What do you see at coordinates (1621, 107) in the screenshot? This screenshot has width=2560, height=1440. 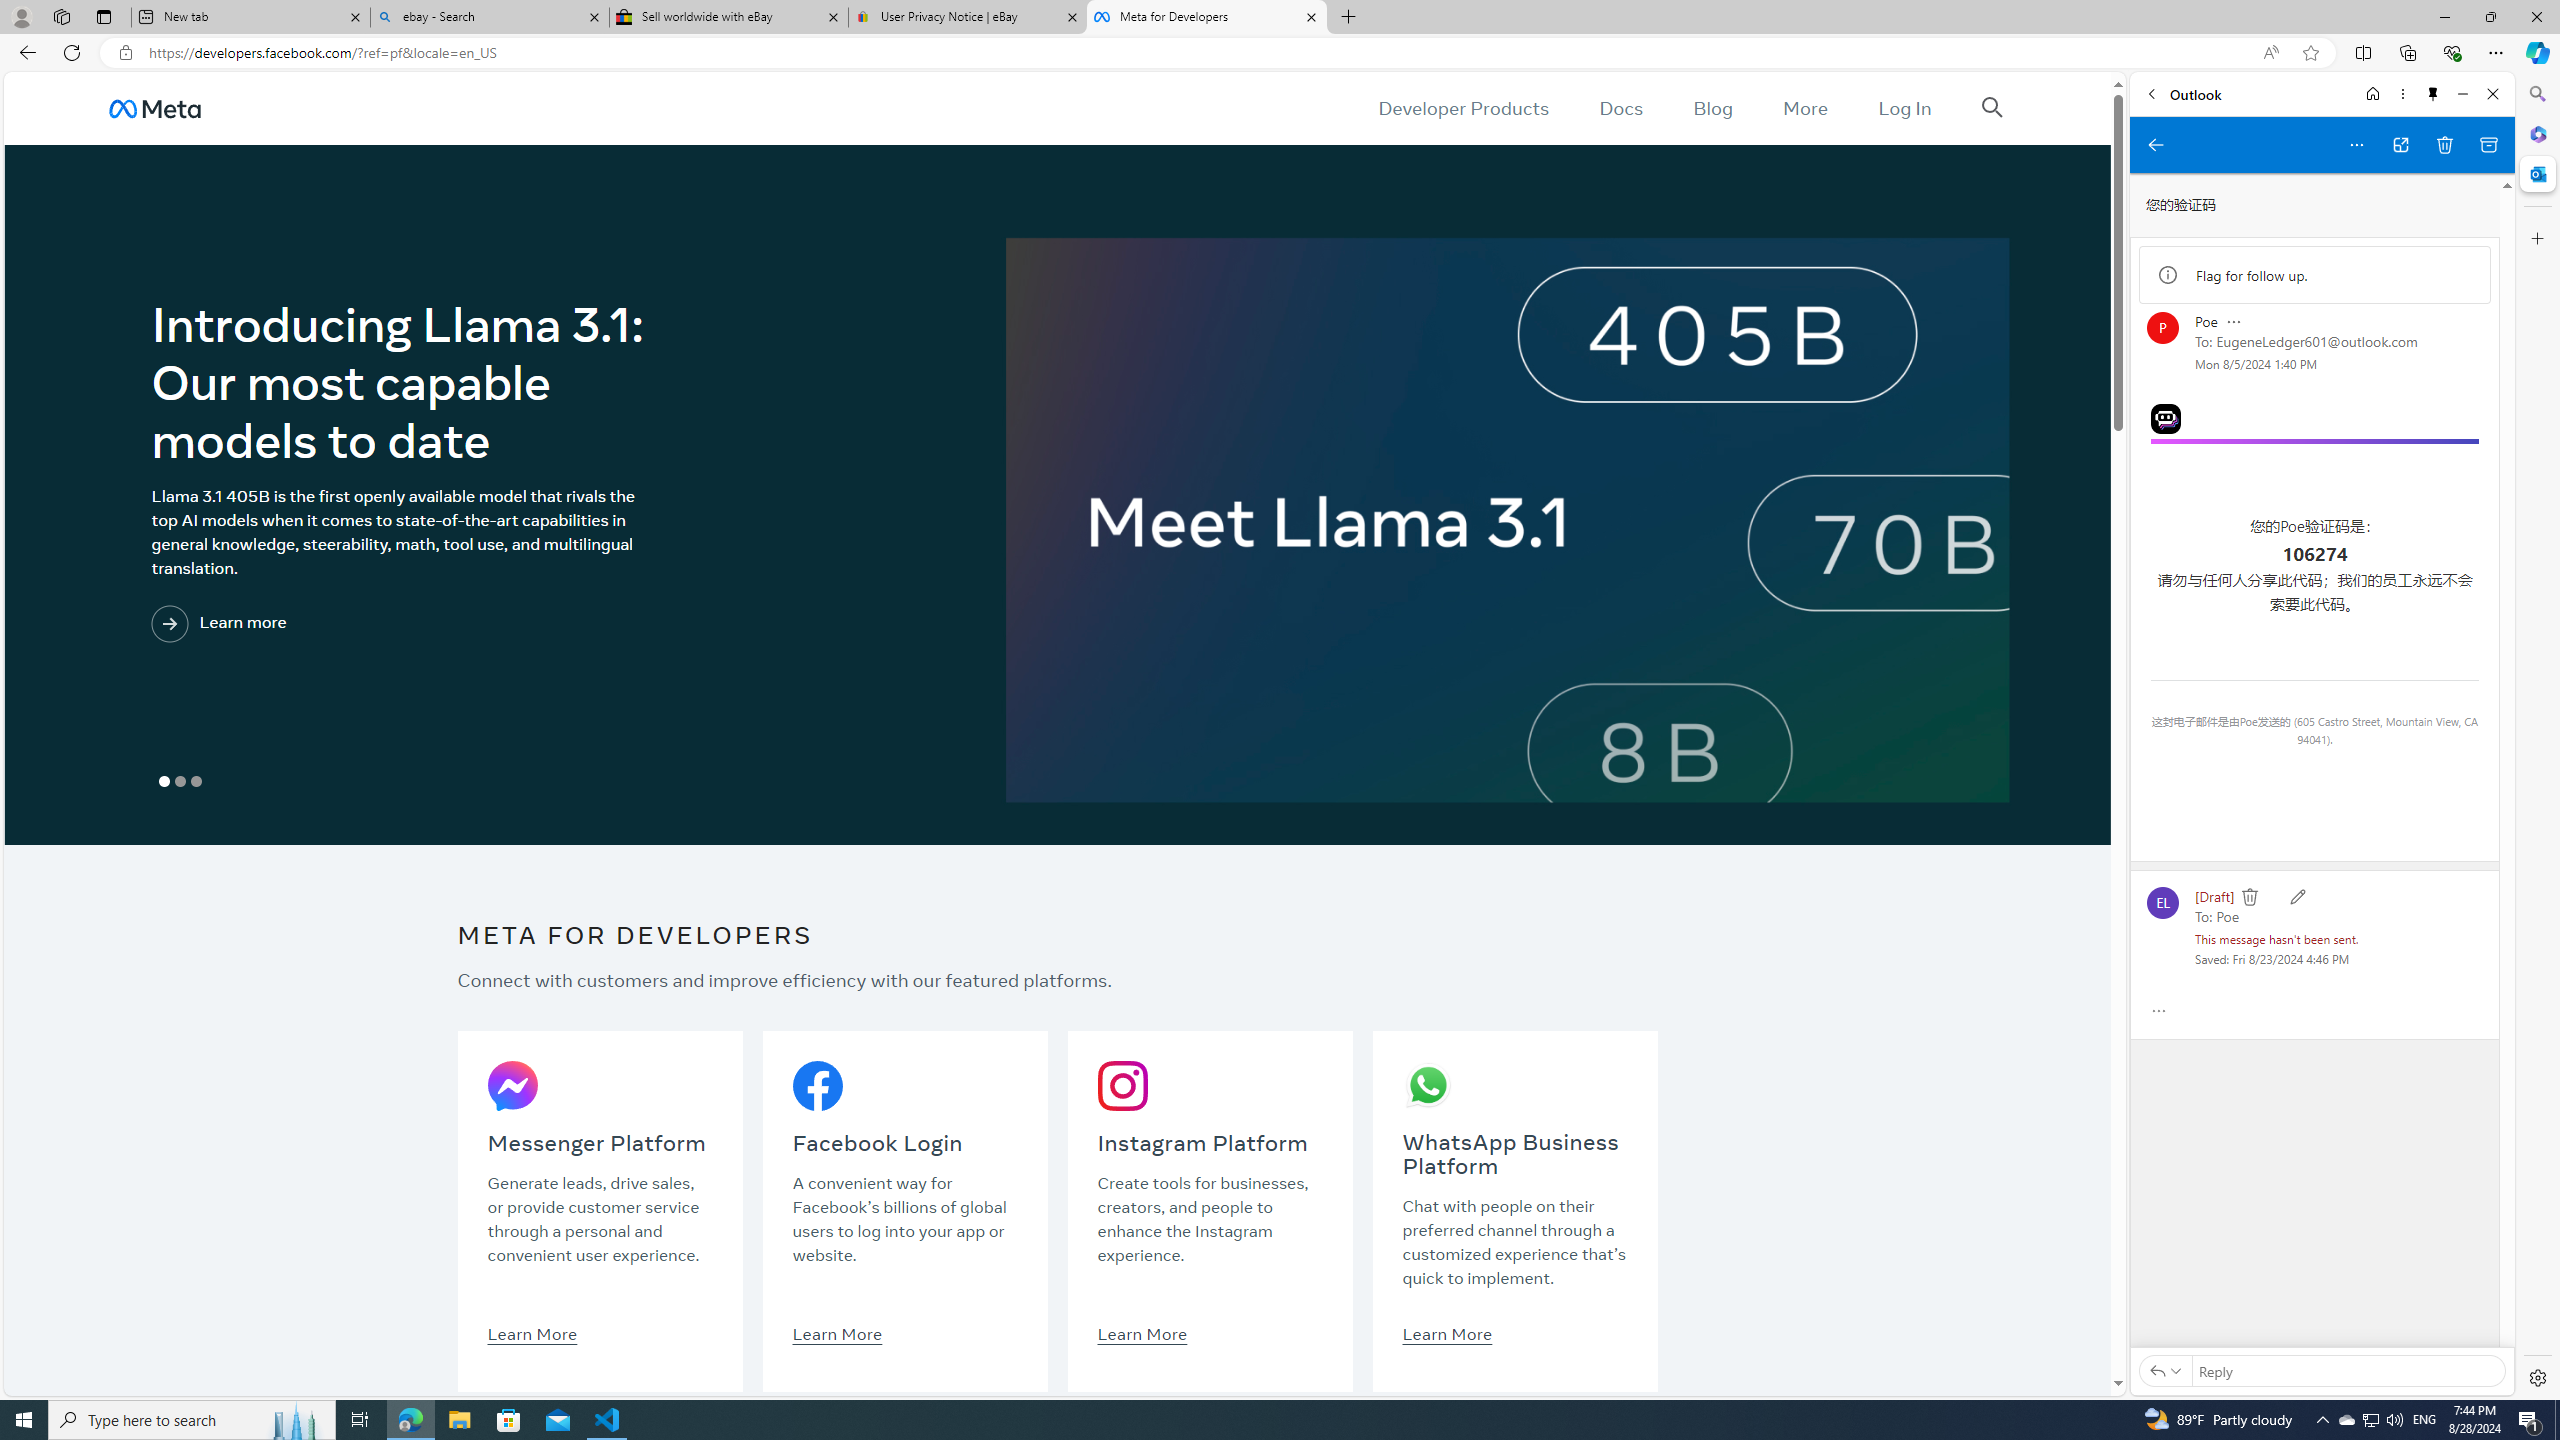 I see `'Docs'` at bounding box center [1621, 107].